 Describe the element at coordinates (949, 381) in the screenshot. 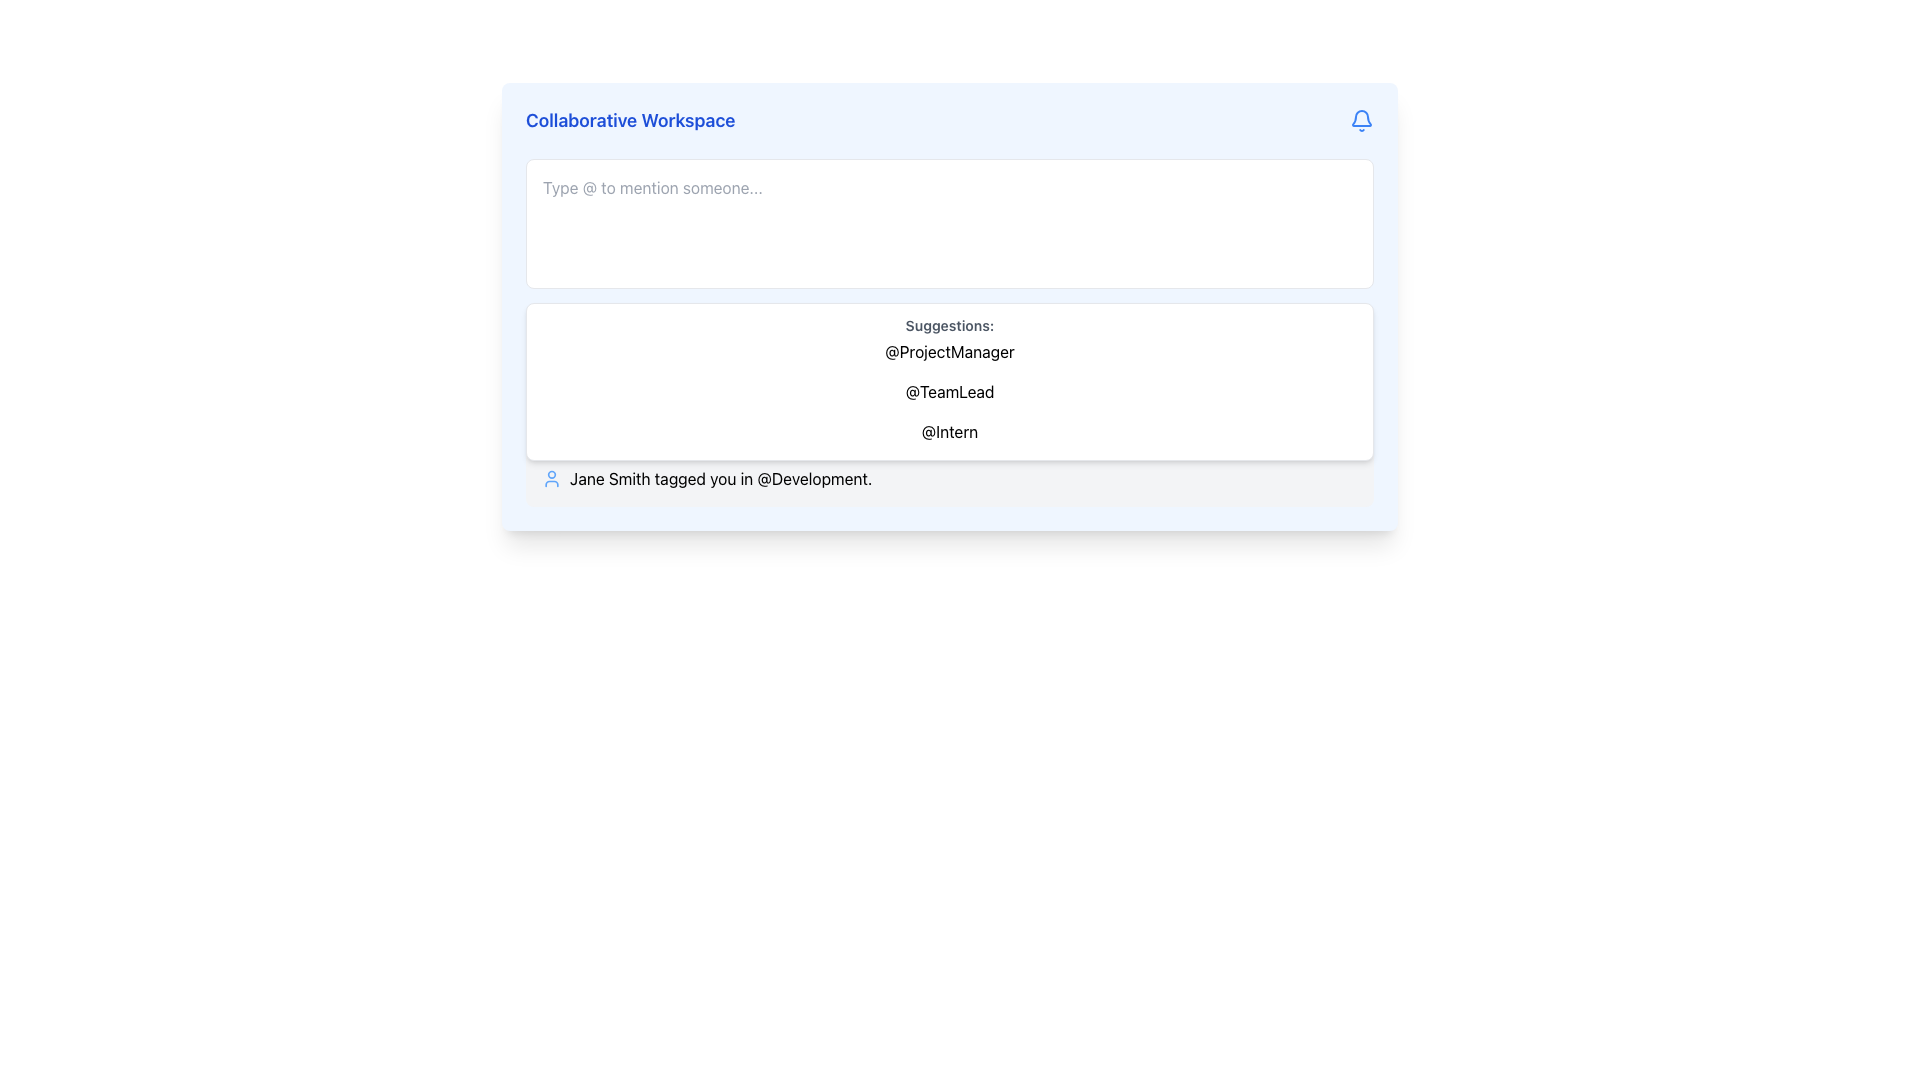

I see `the '@TeamLead' item in the dropdown suggestions panel which appears below the text input area labeled 'Type @ to mention someone...'` at that location.